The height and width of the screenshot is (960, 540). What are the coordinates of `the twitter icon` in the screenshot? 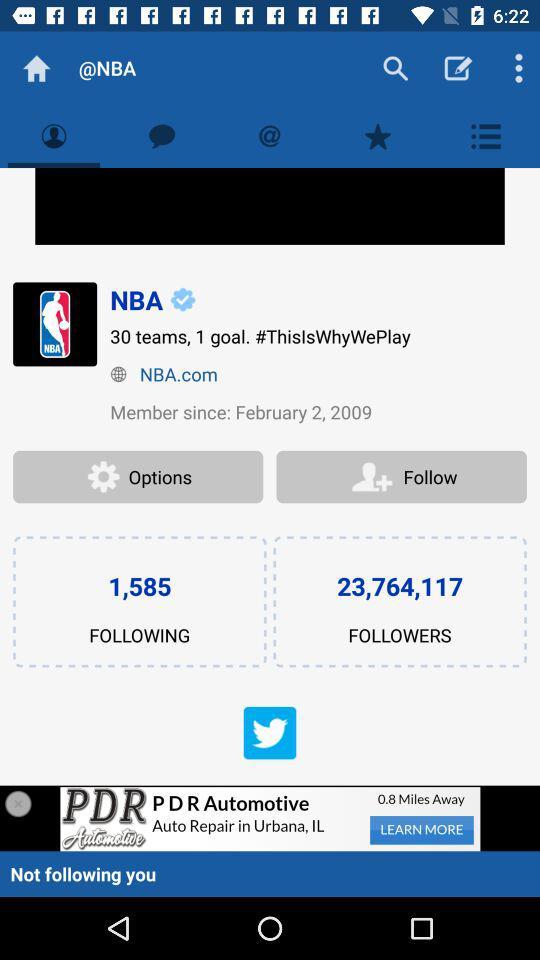 It's located at (270, 732).